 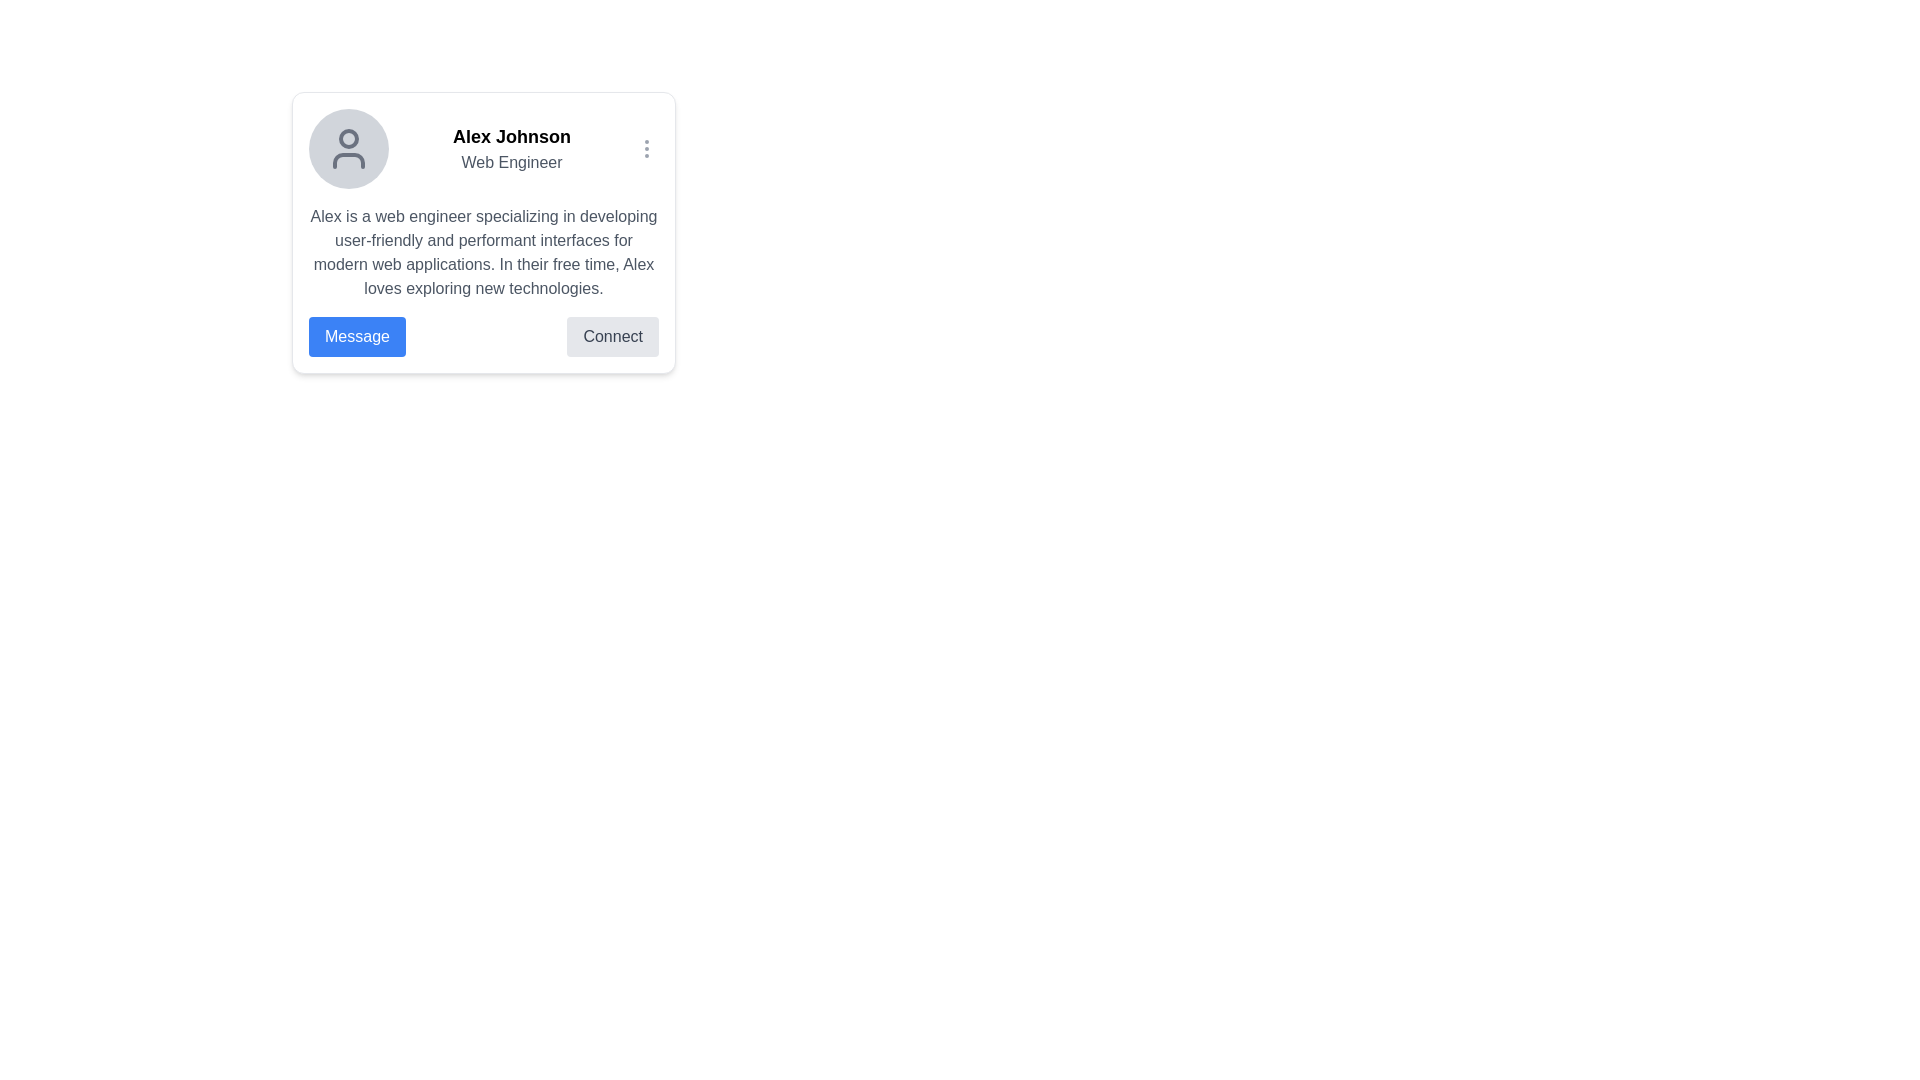 I want to click on profile details by clicking on the Profile Header Section, which includes the avatar icon, the name 'Alex Johnson', and the title 'Web Engineer', so click(x=484, y=148).